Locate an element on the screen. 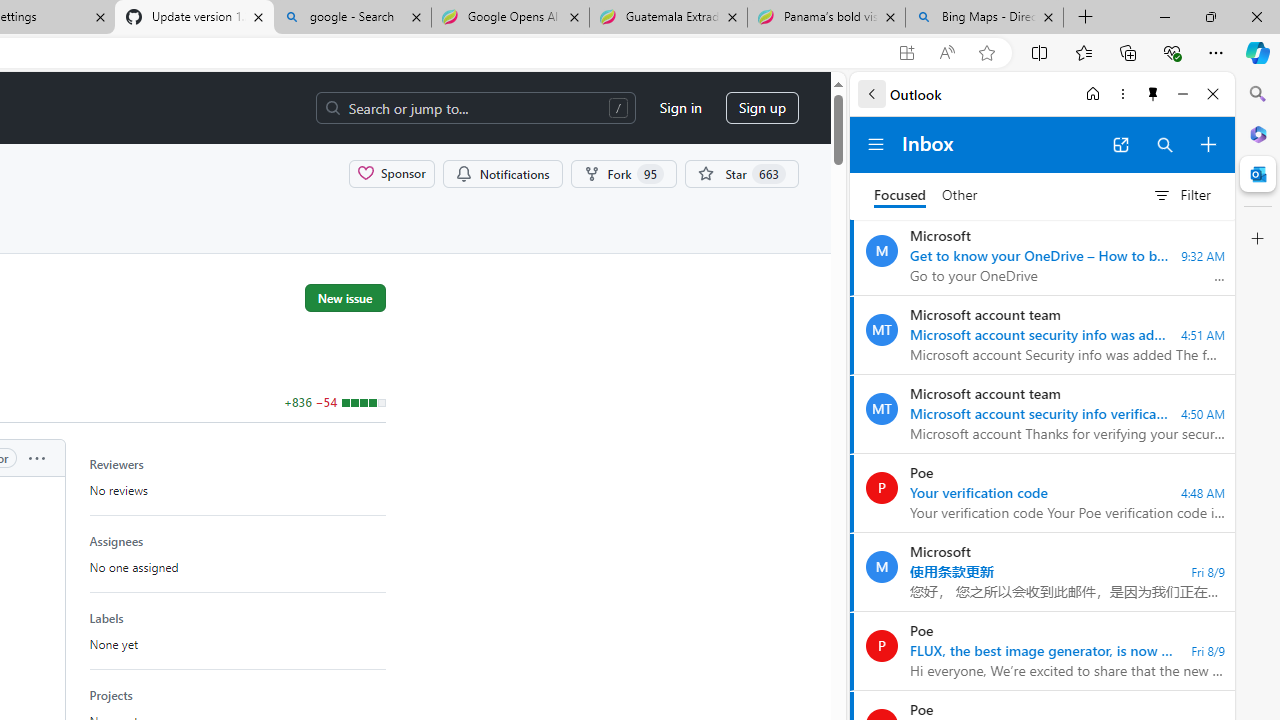 The height and width of the screenshot is (720, 1280). 'You must be signed in to change notification settings' is located at coordinates (502, 172).